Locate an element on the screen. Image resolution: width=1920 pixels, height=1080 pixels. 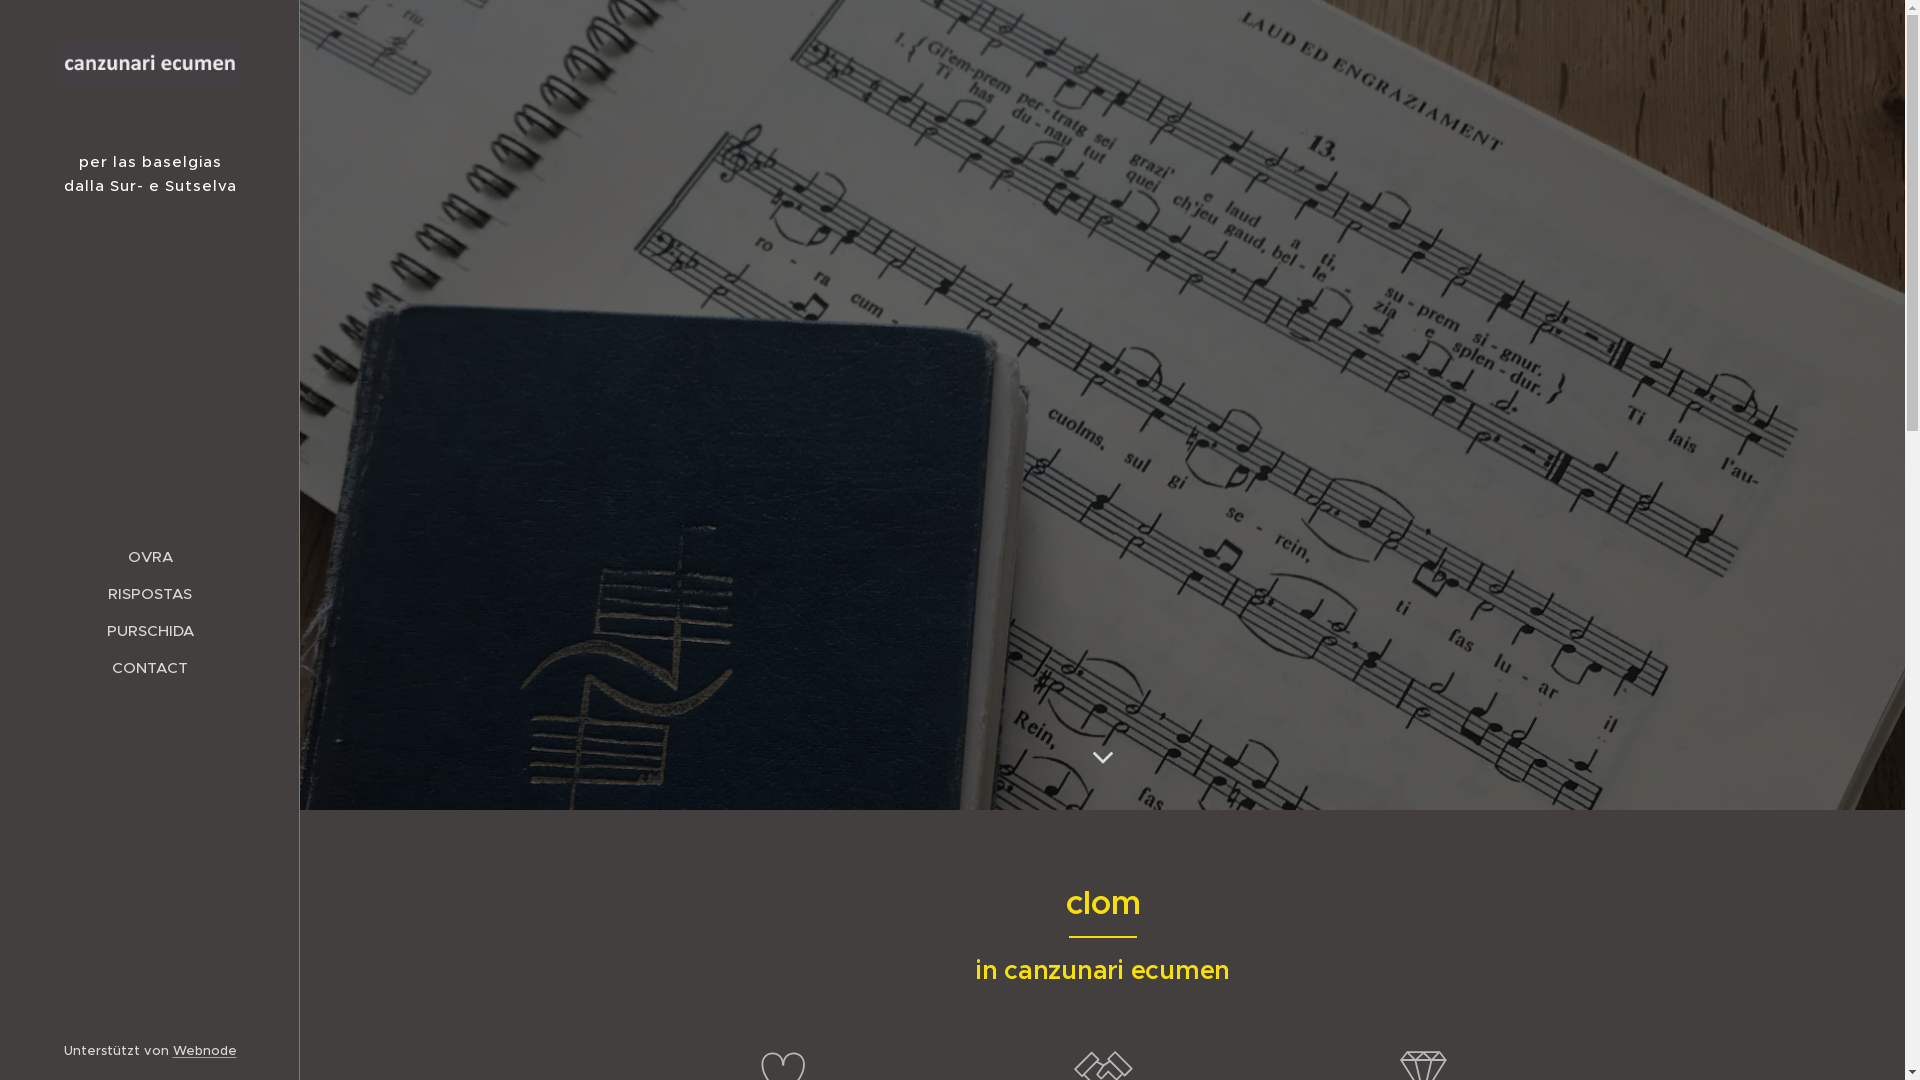
'CONTACT' is located at coordinates (5, 667).